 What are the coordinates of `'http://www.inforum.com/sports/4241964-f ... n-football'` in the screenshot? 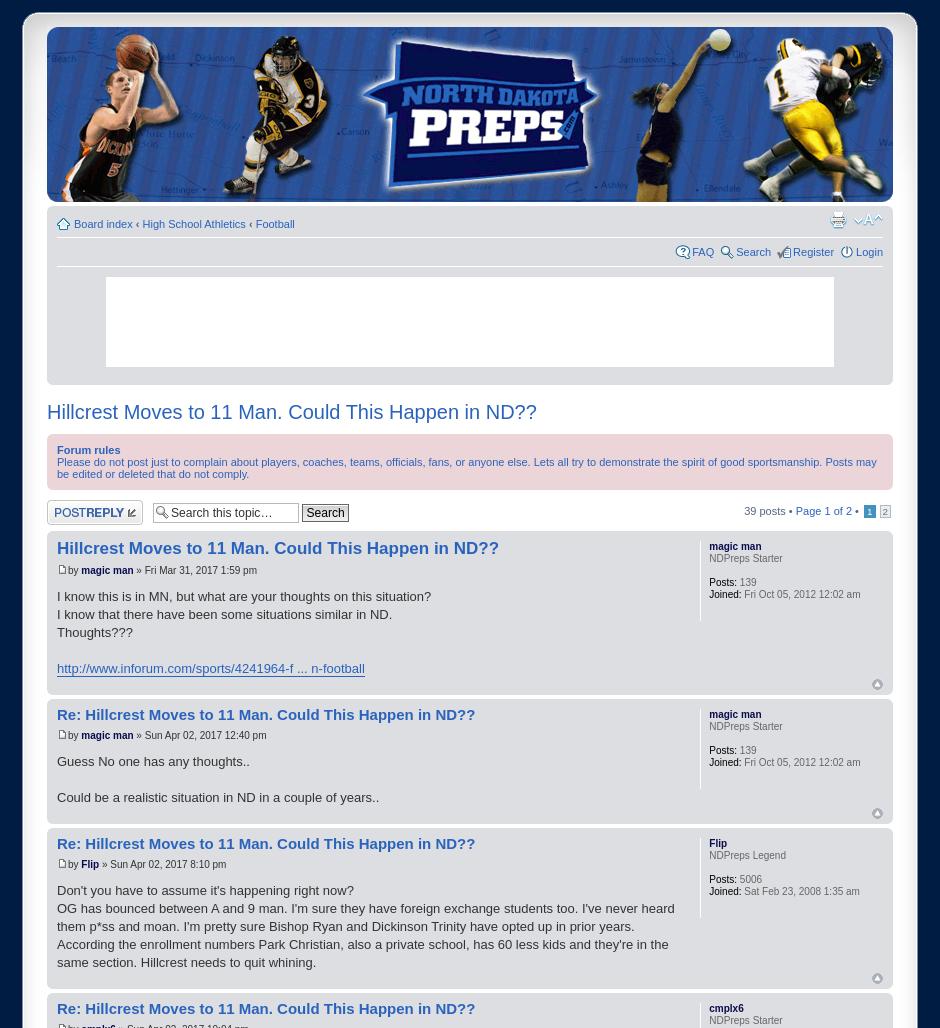 It's located at (209, 668).